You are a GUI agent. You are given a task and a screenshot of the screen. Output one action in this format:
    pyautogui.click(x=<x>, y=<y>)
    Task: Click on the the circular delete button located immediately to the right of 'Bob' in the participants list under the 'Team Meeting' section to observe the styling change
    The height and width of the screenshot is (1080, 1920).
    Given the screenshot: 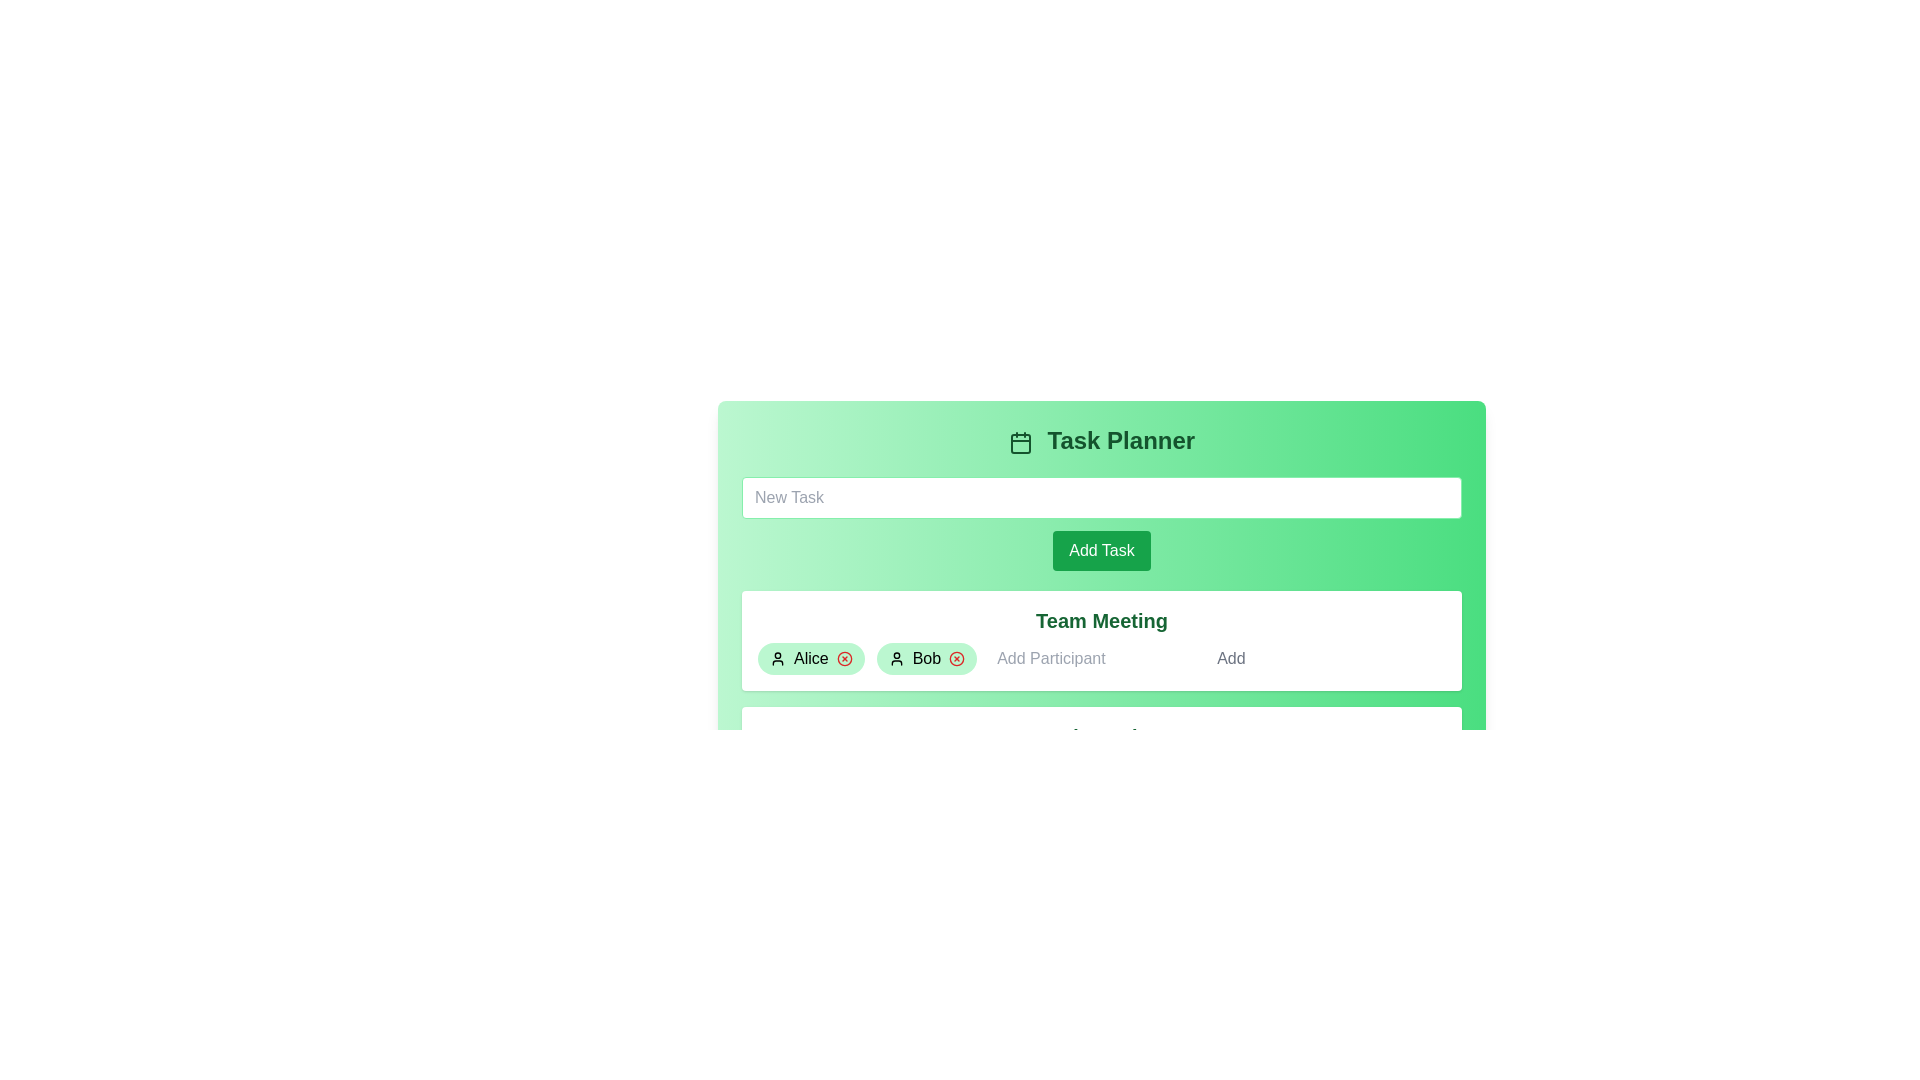 What is the action you would take?
    pyautogui.click(x=956, y=659)
    